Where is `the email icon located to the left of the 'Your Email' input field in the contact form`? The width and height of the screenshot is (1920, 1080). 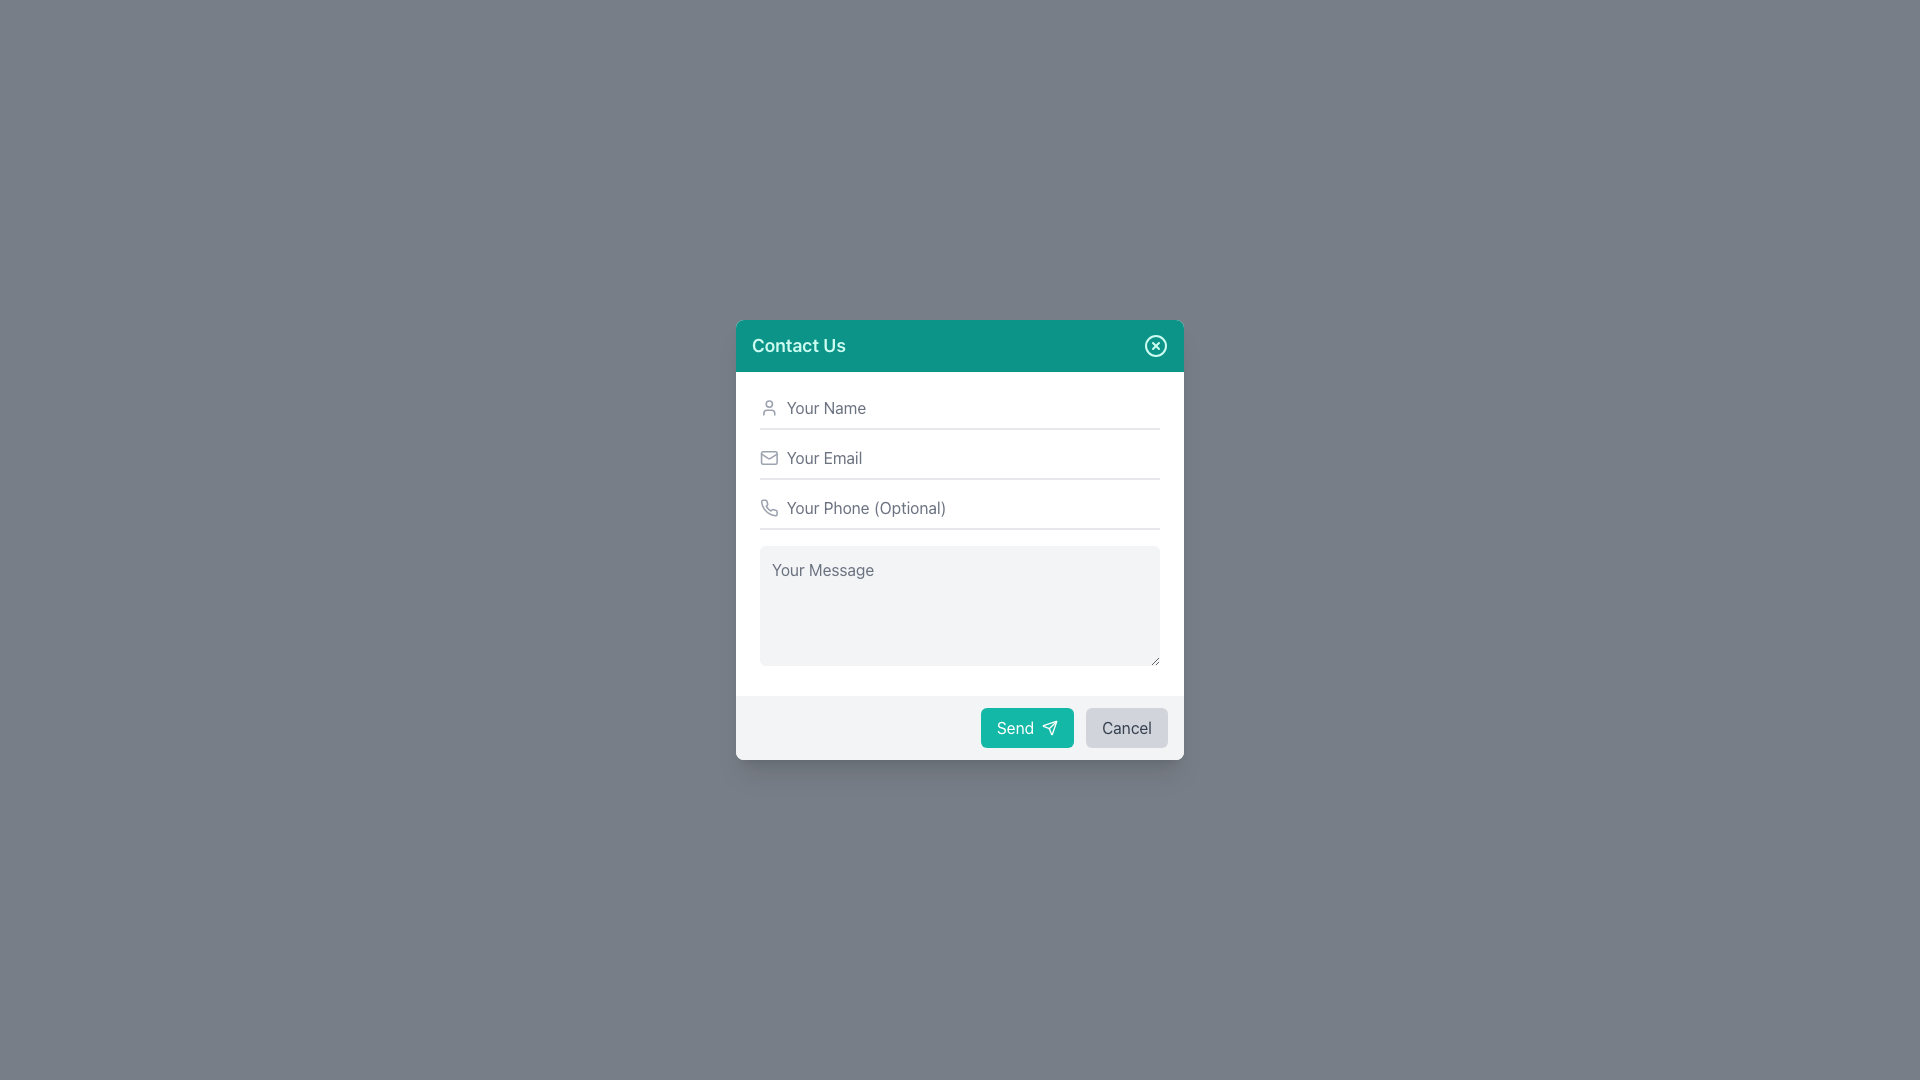
the email icon located to the left of the 'Your Email' input field in the contact form is located at coordinates (768, 458).